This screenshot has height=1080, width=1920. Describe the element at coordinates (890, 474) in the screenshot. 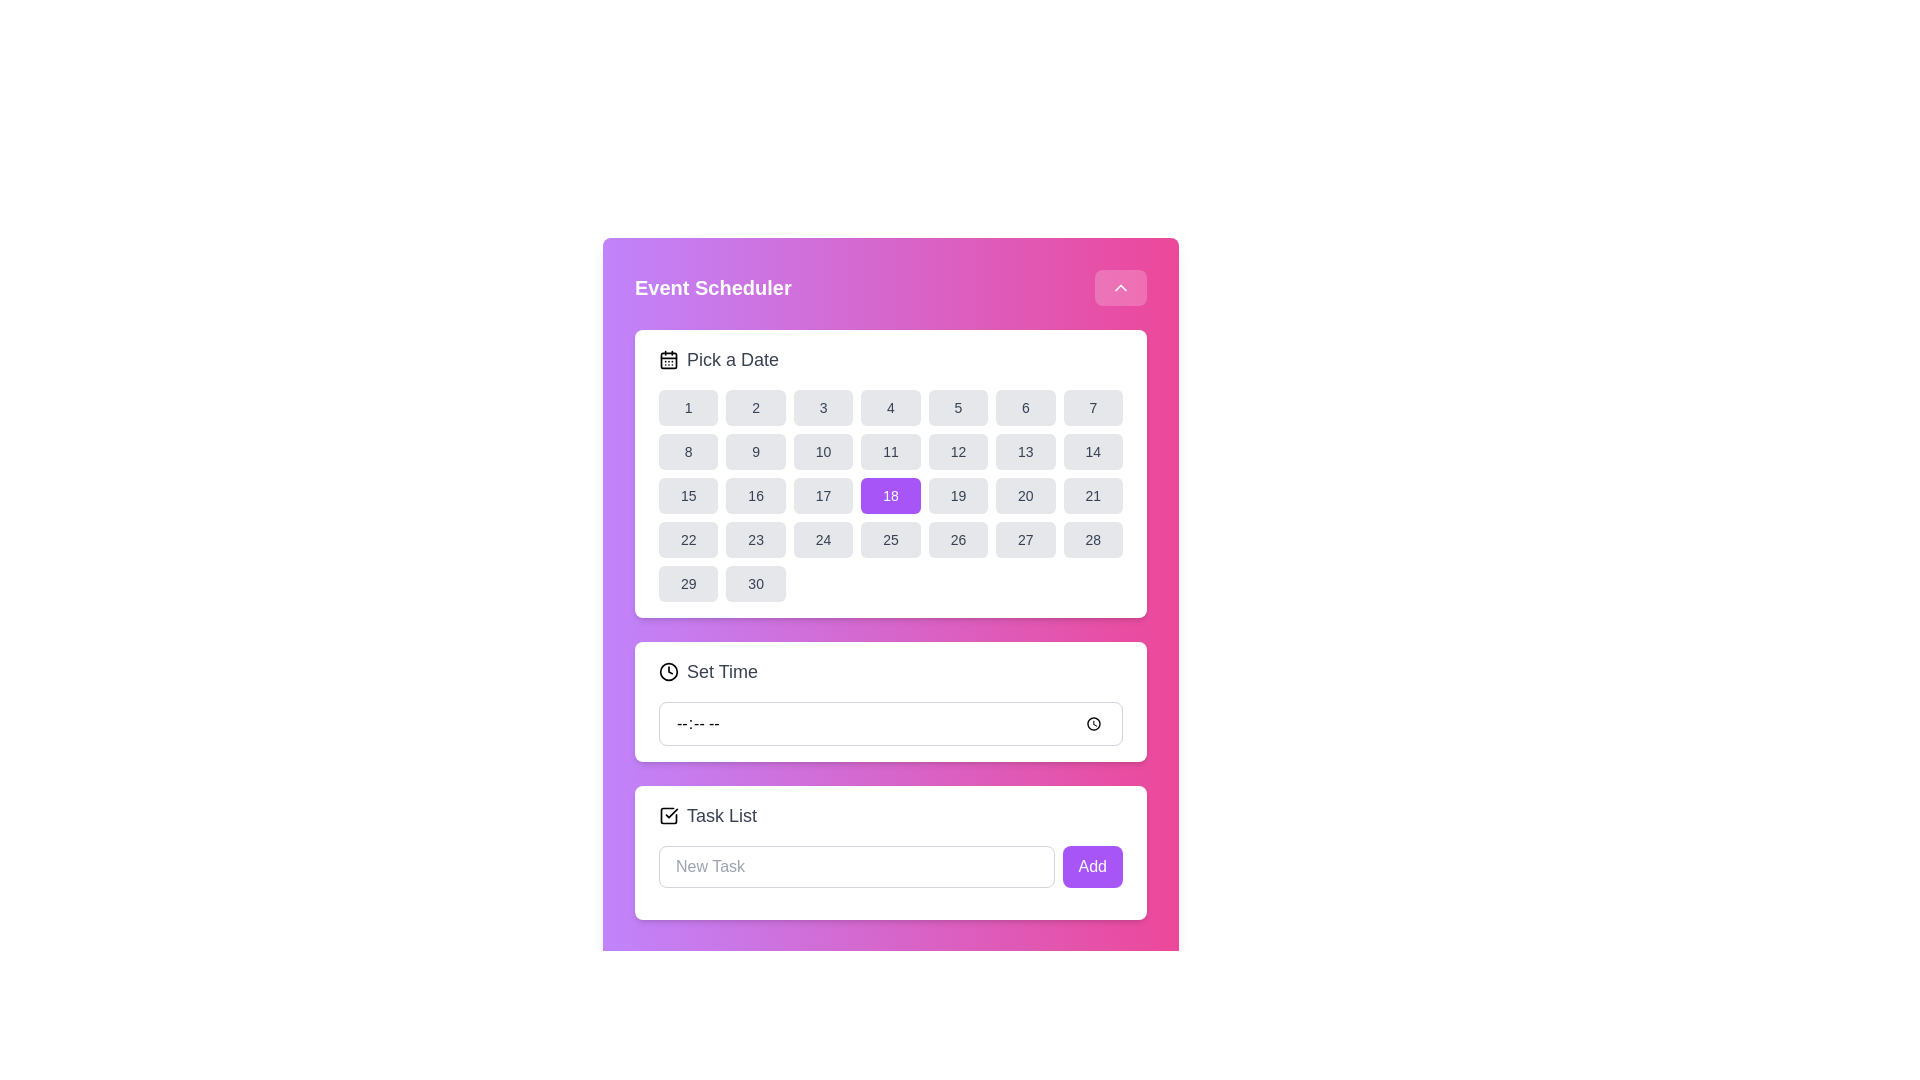

I see `the date picker component` at that location.